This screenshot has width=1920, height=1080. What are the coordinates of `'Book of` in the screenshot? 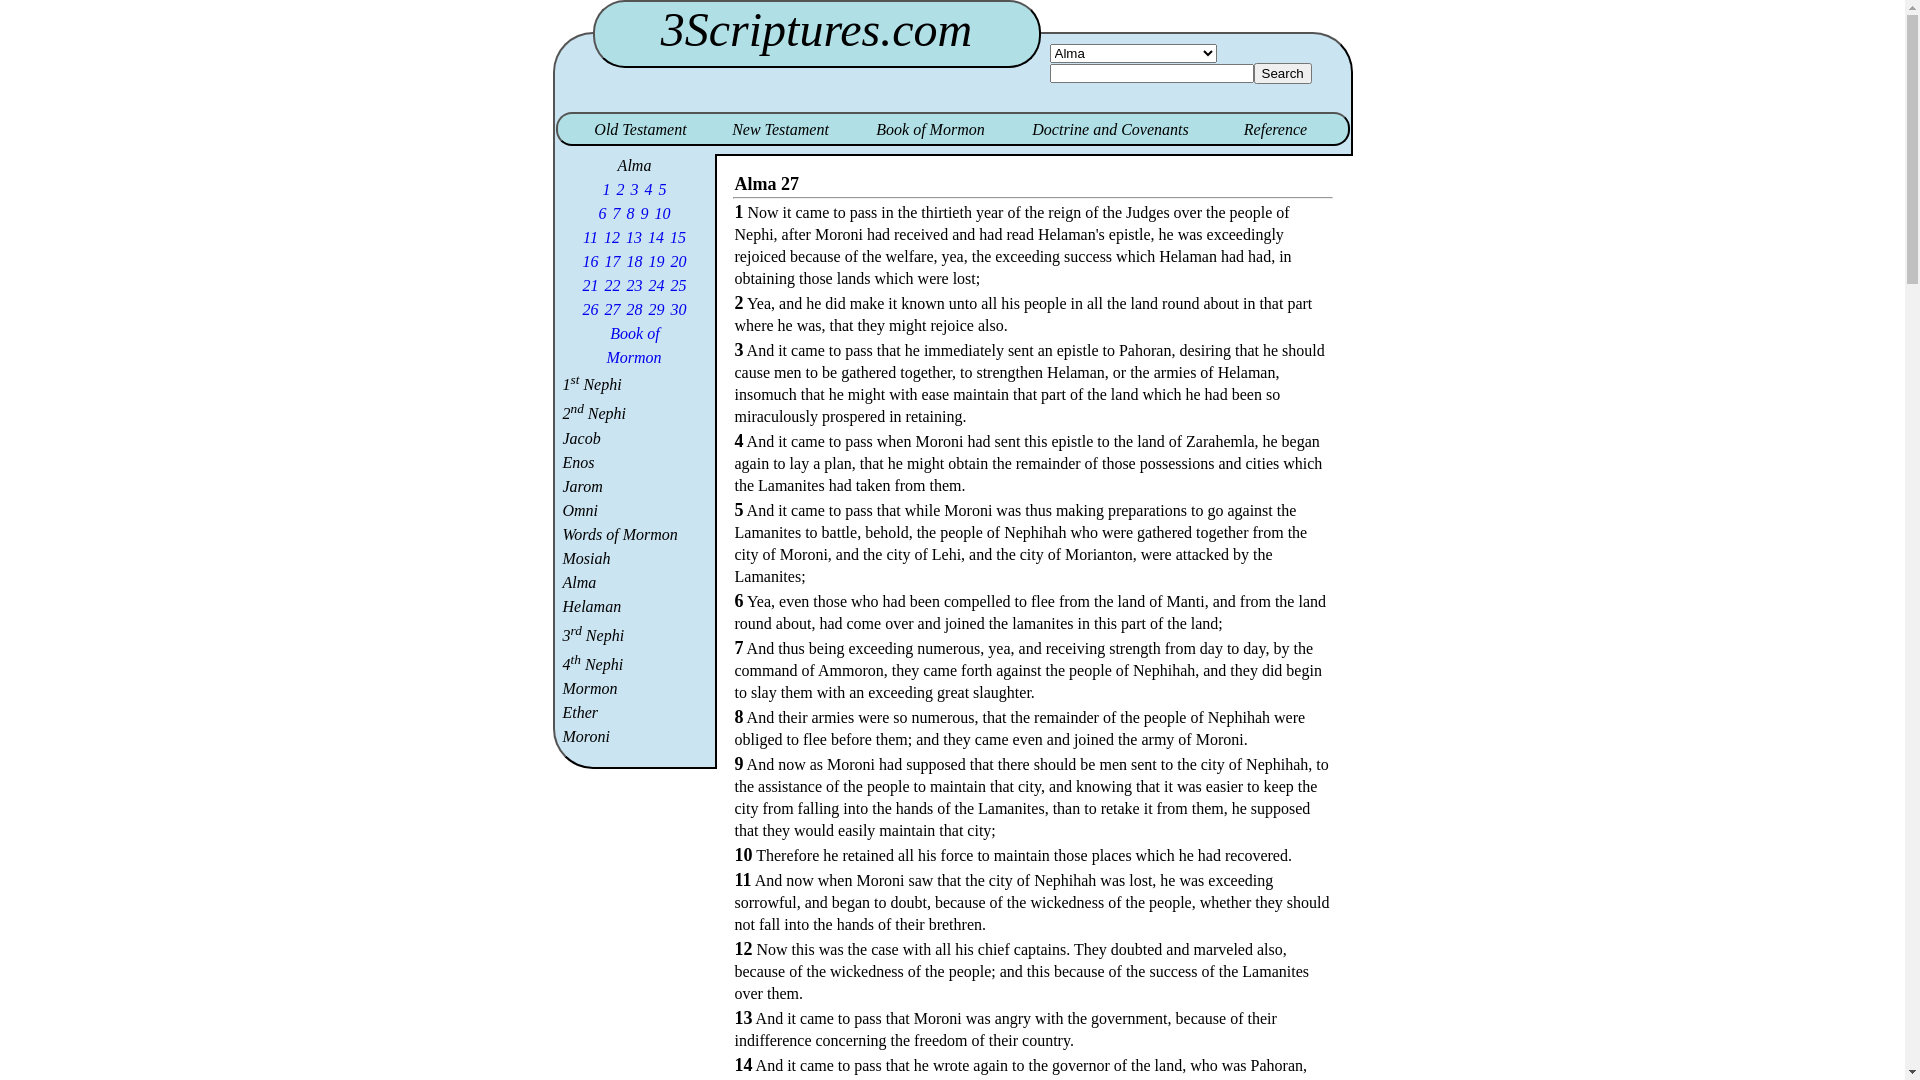 It's located at (604, 344).